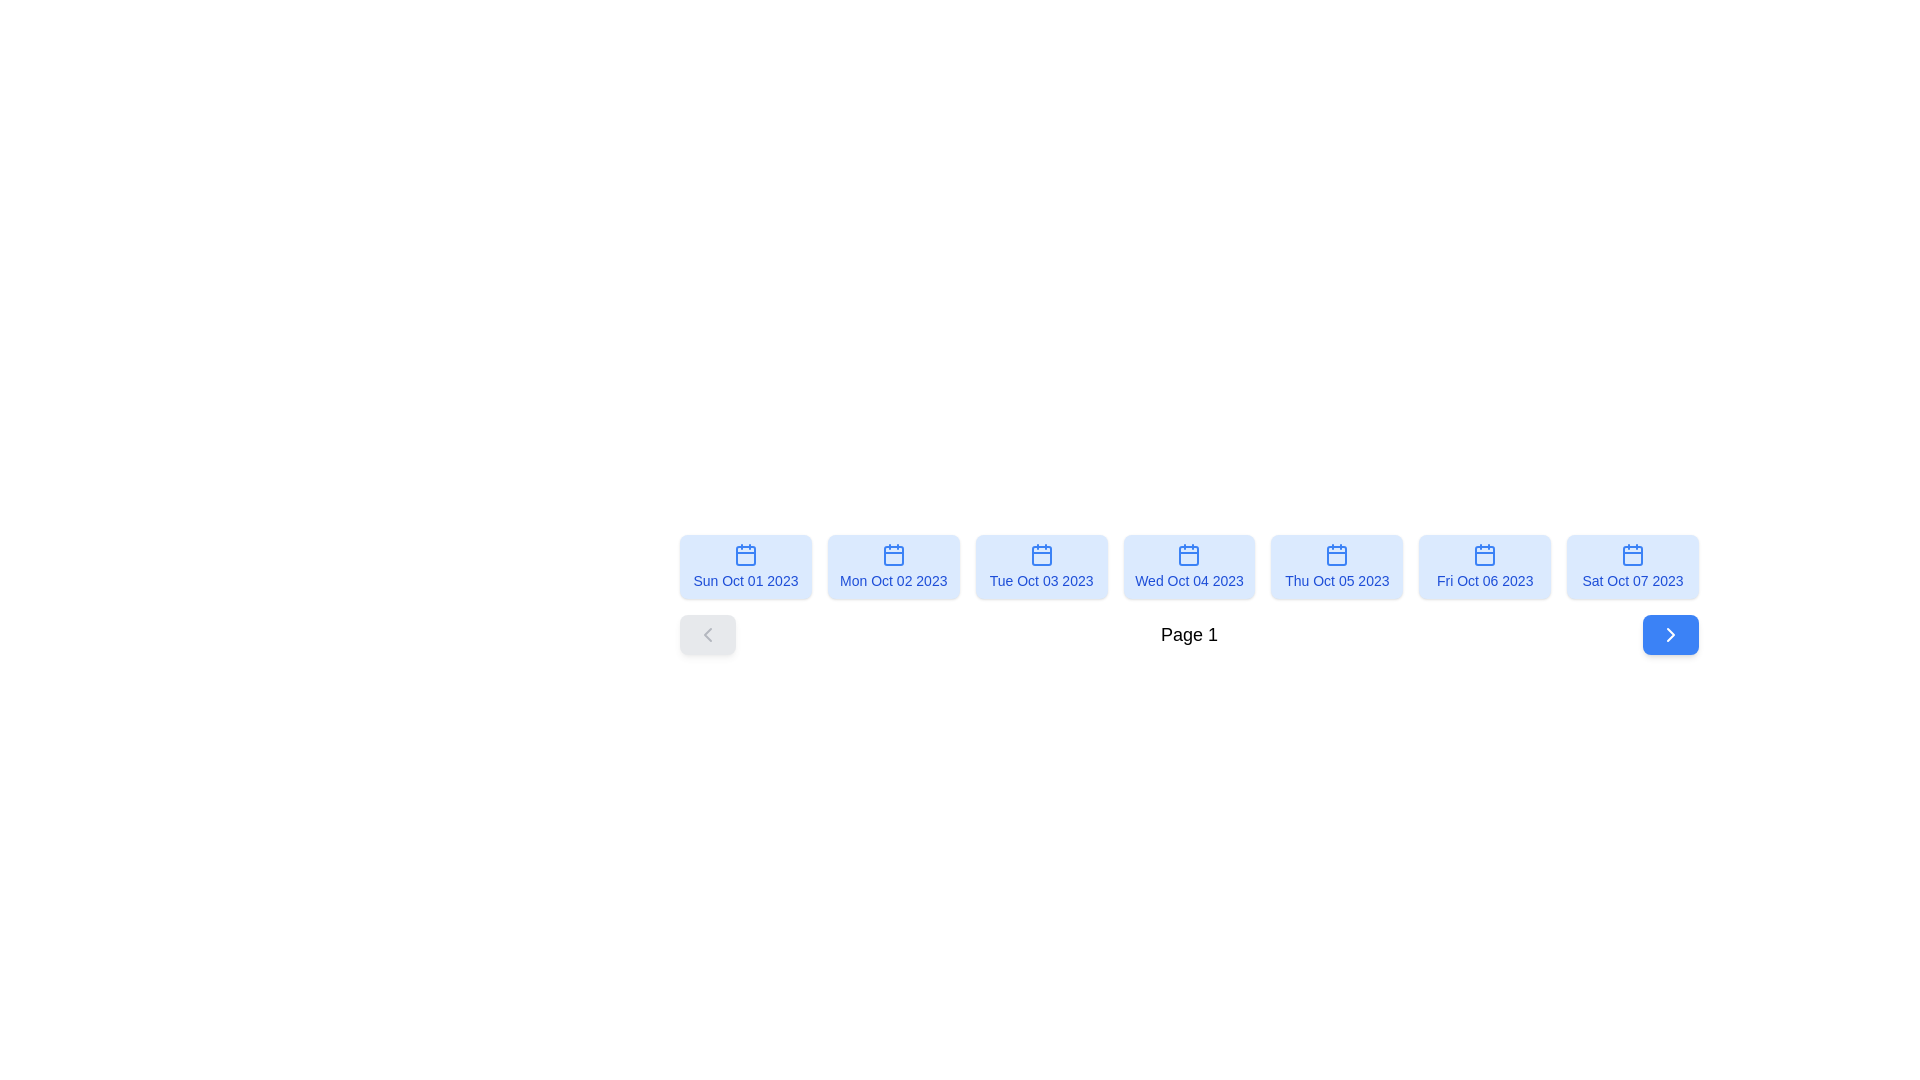 This screenshot has height=1080, width=1920. I want to click on the chevron icon located in the blue button at the extreme right of the horizontal sequence of calendar buttons, so click(1670, 635).